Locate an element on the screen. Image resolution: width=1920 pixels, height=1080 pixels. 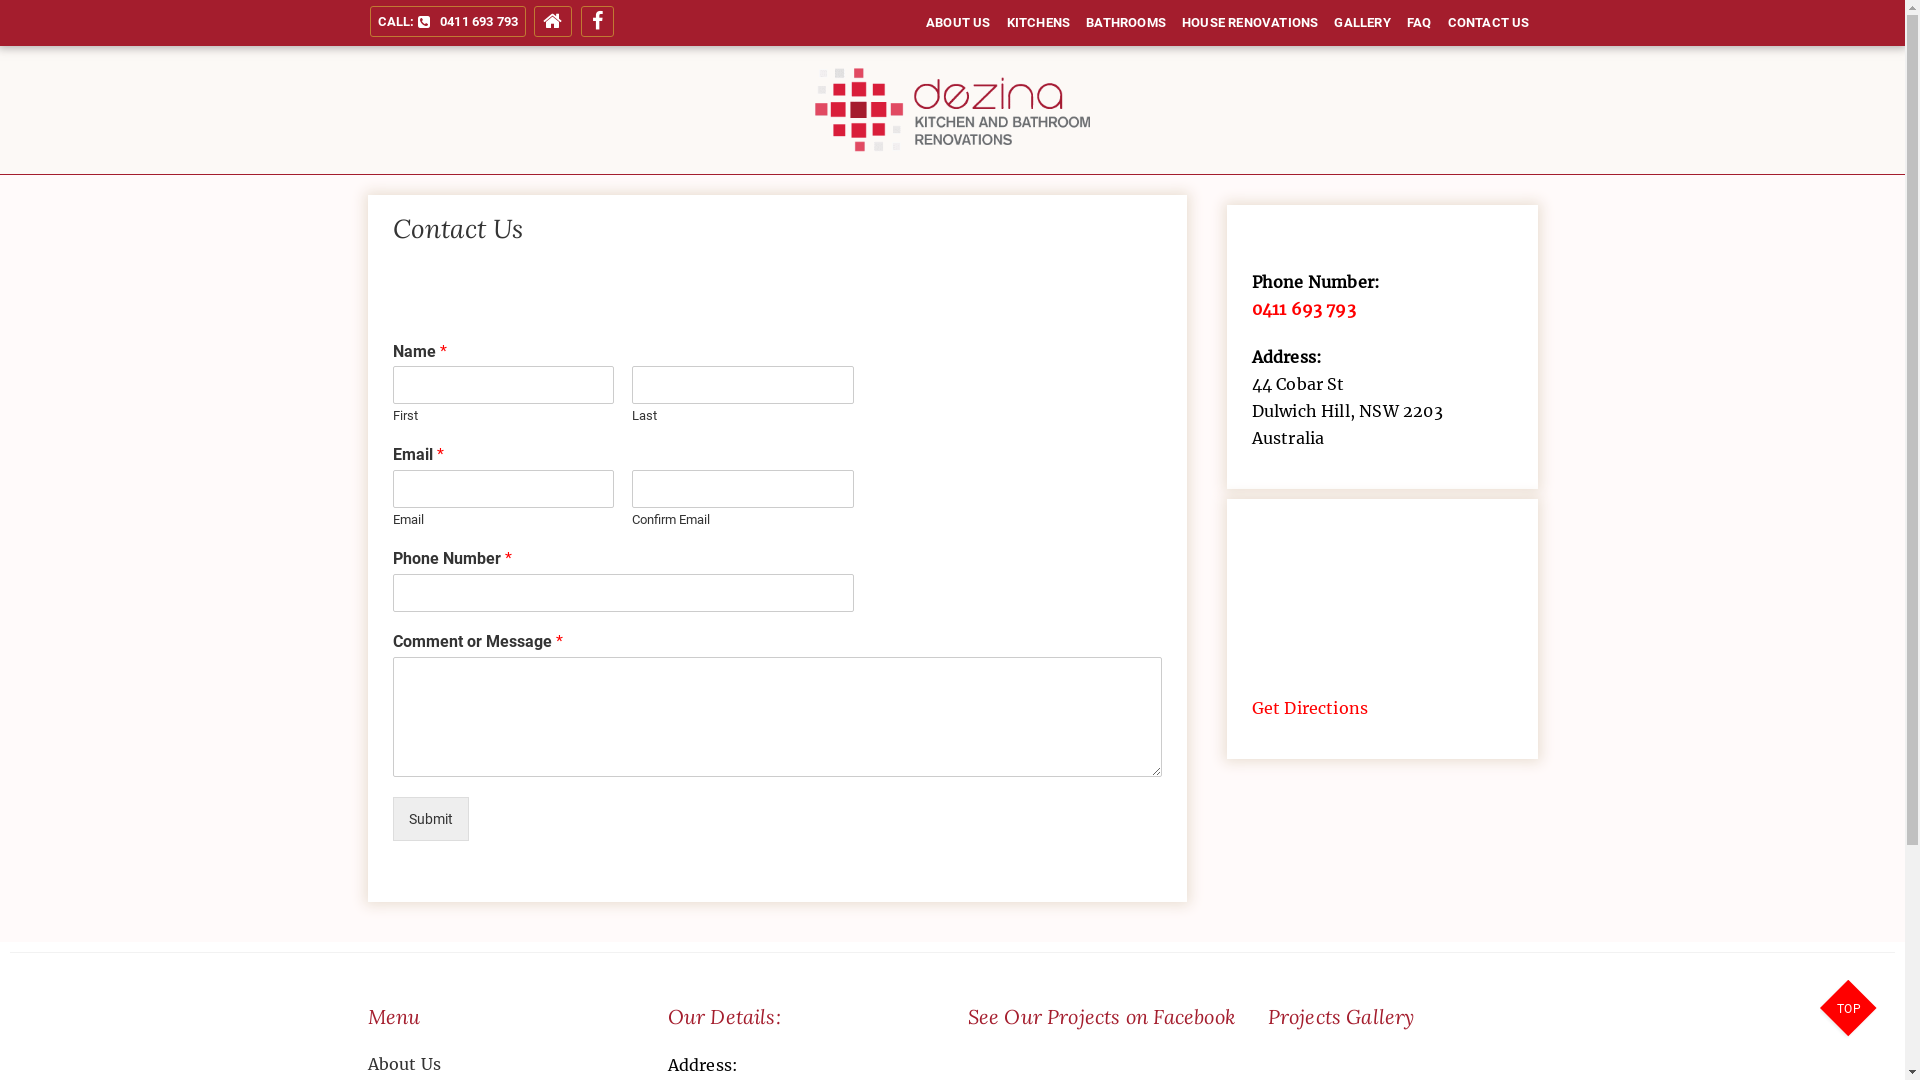
'HOUSE RENOVATIONS' is located at coordinates (1174, 23).